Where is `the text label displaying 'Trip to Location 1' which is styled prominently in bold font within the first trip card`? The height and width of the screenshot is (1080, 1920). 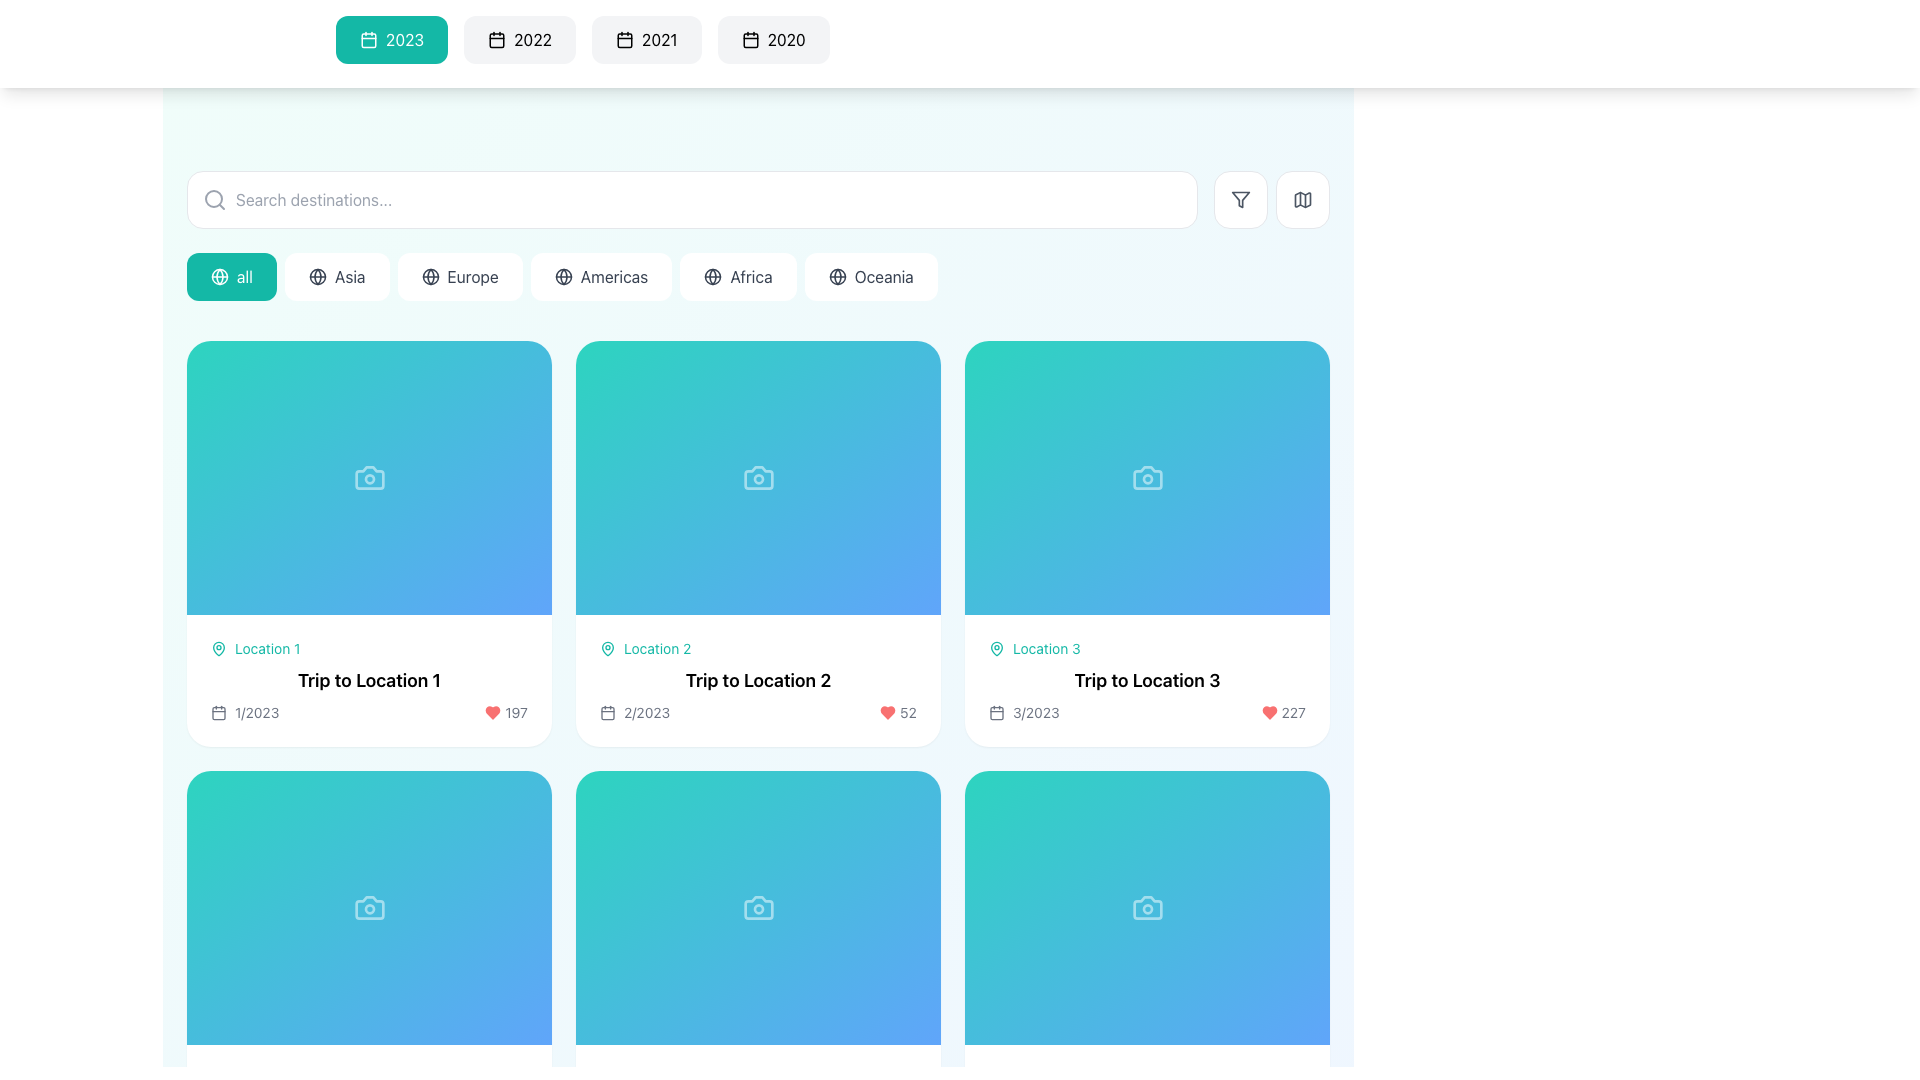
the text label displaying 'Trip to Location 1' which is styled prominently in bold font within the first trip card is located at coordinates (369, 679).